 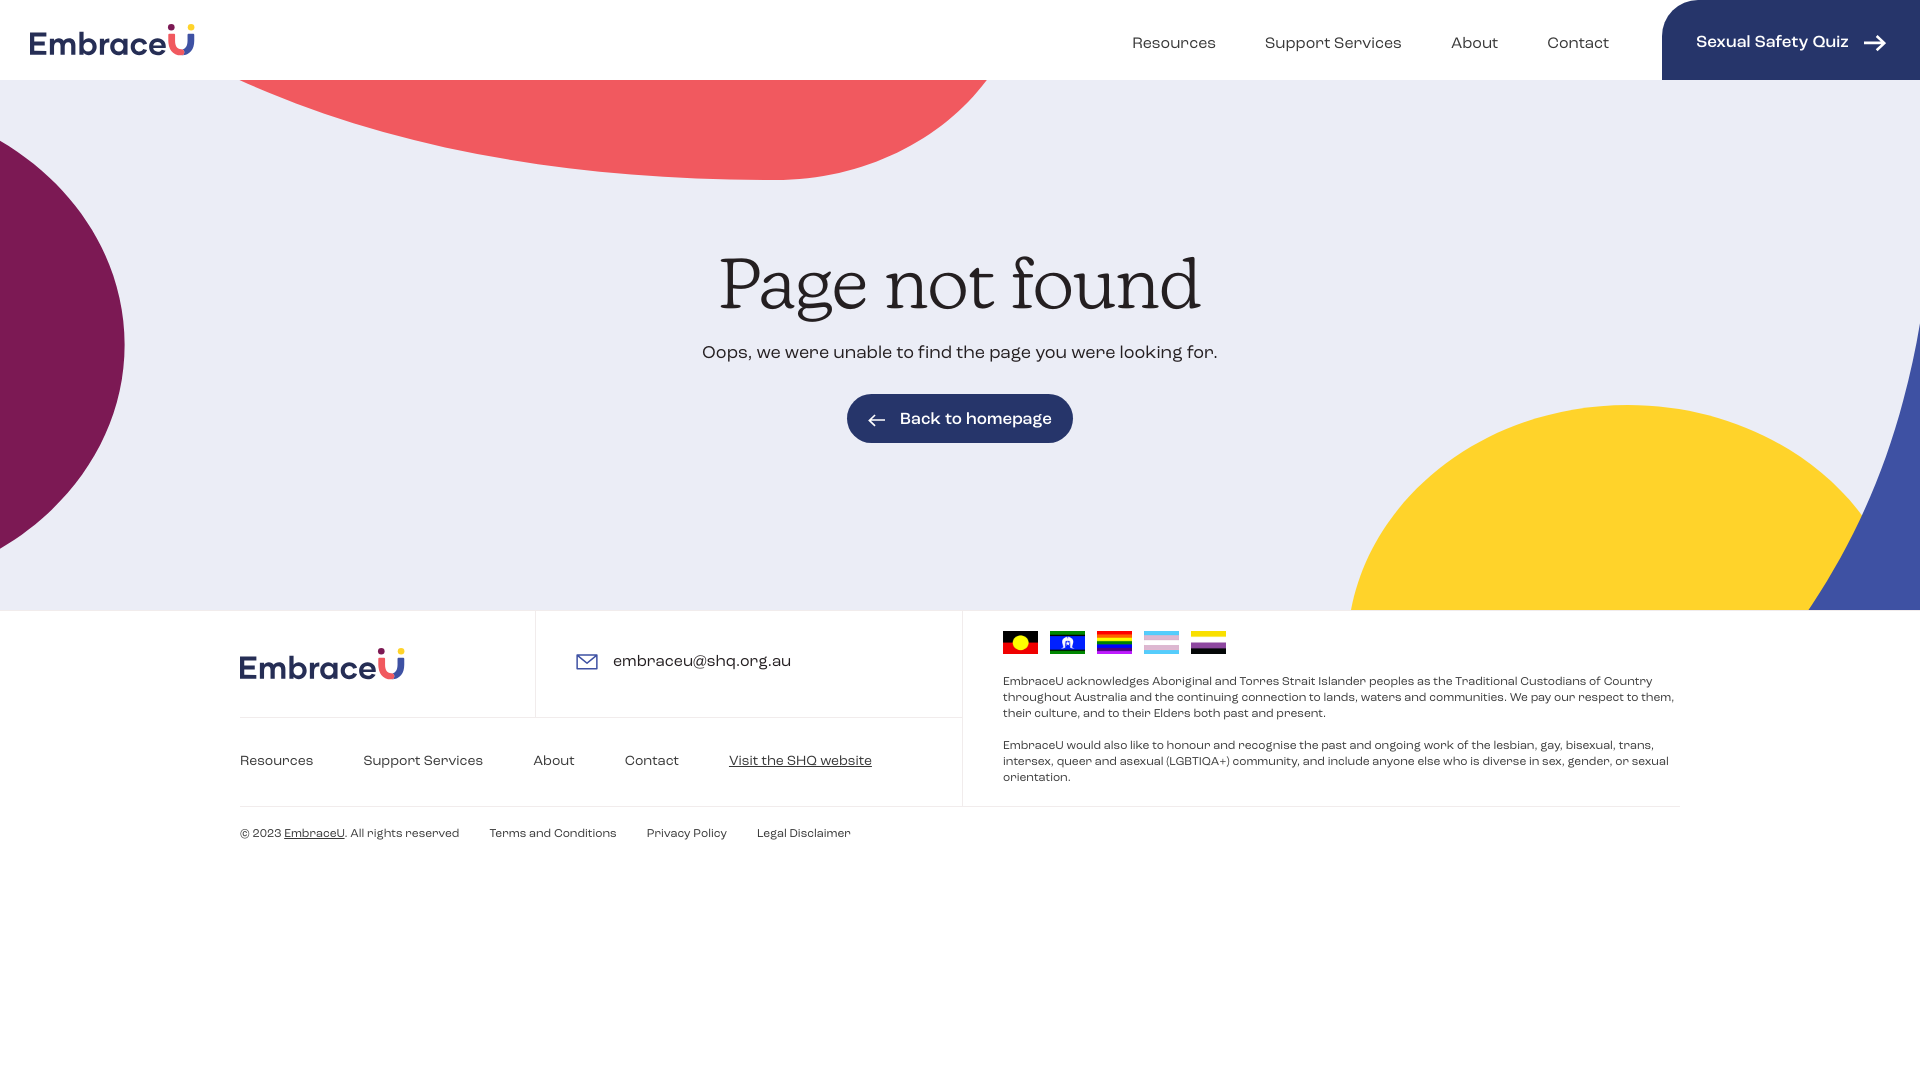 What do you see at coordinates (623, 761) in the screenshot?
I see `'Contact'` at bounding box center [623, 761].